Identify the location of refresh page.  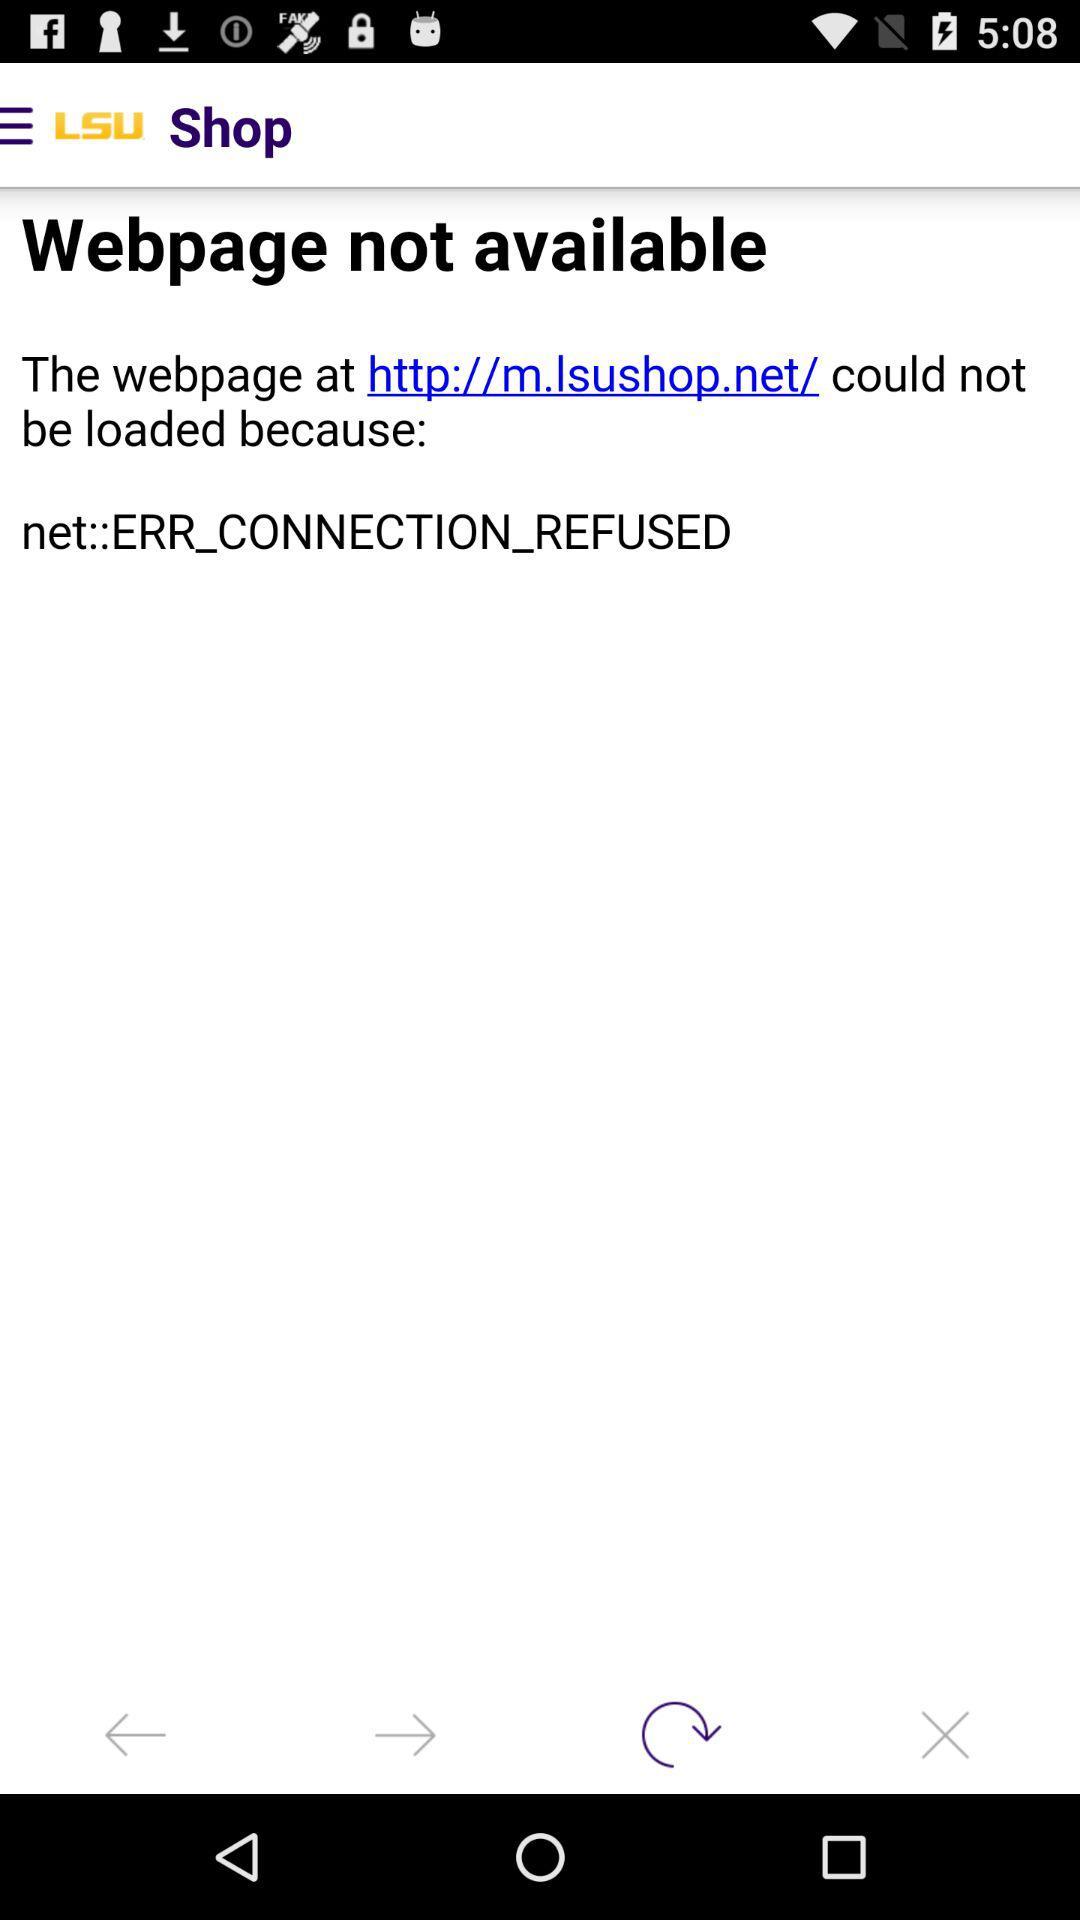
(675, 1733).